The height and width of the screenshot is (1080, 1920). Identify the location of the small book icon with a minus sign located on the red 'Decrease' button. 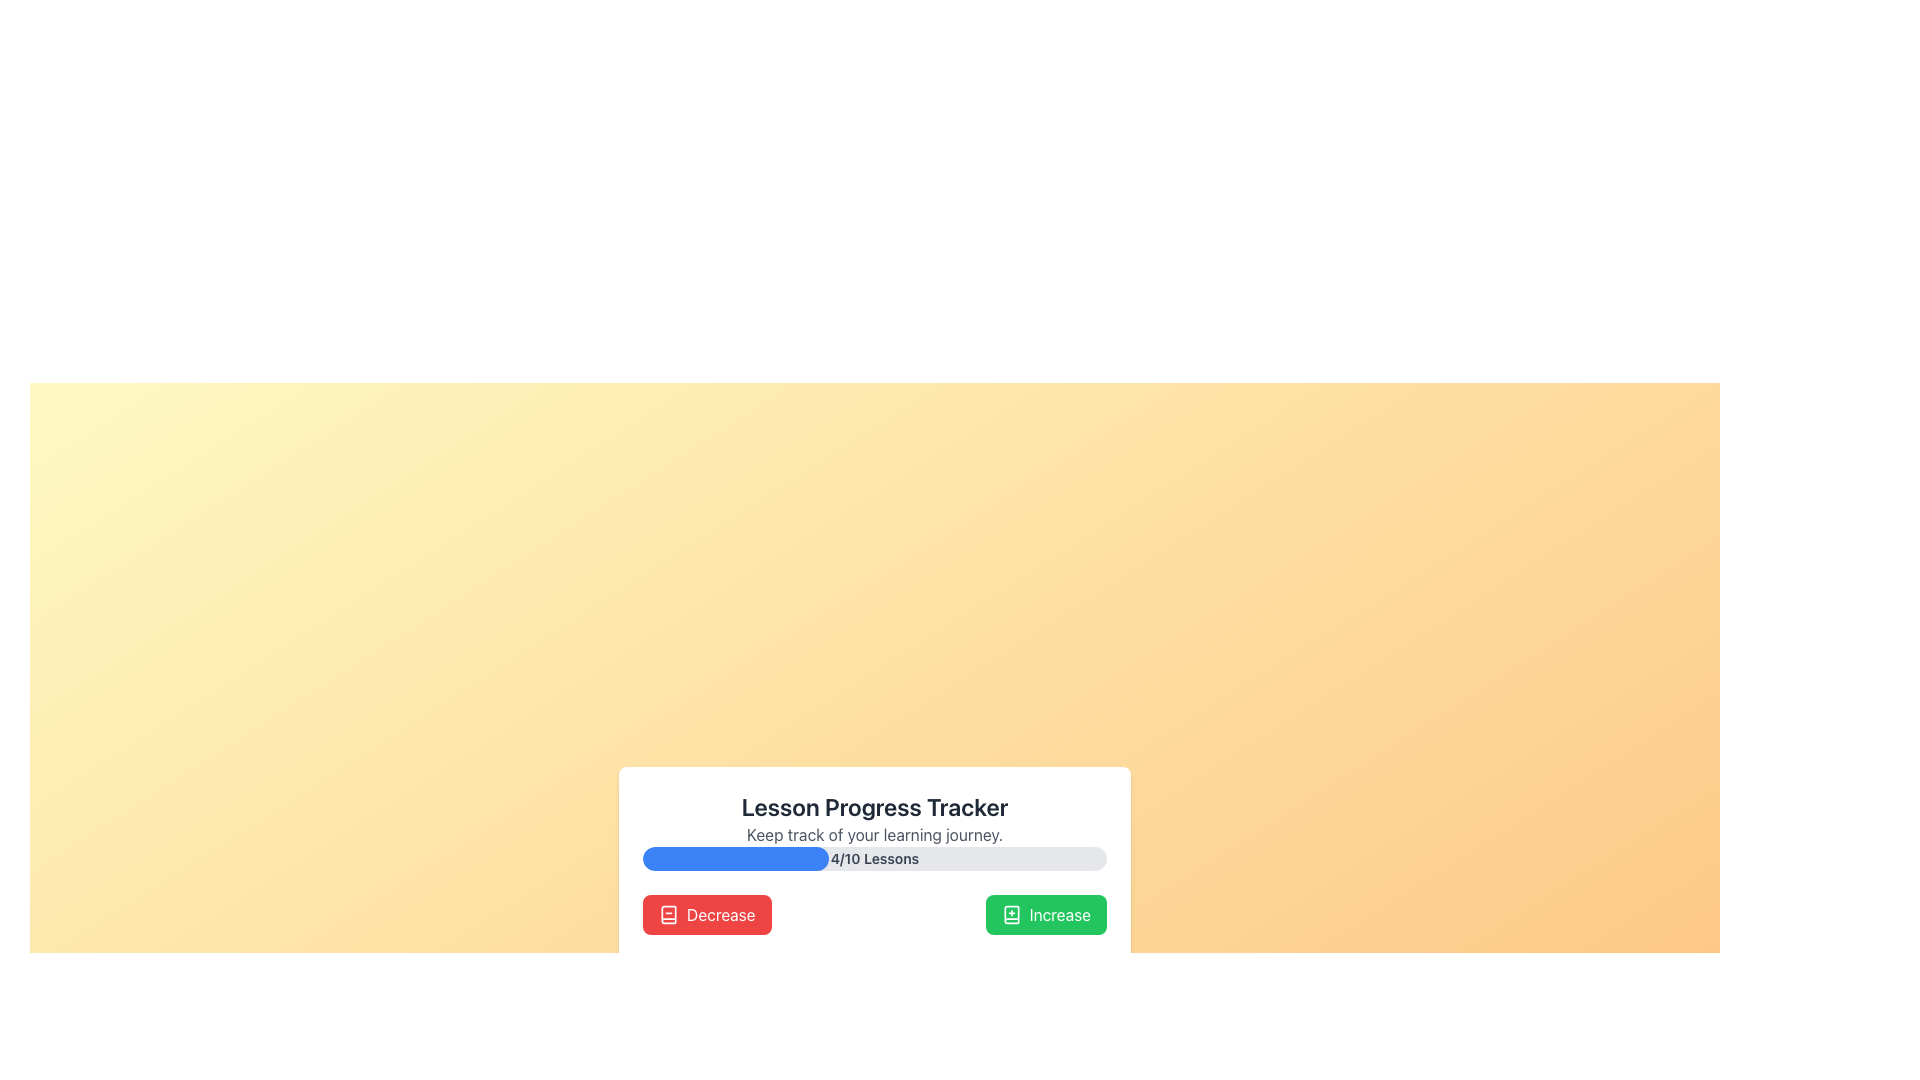
(668, 914).